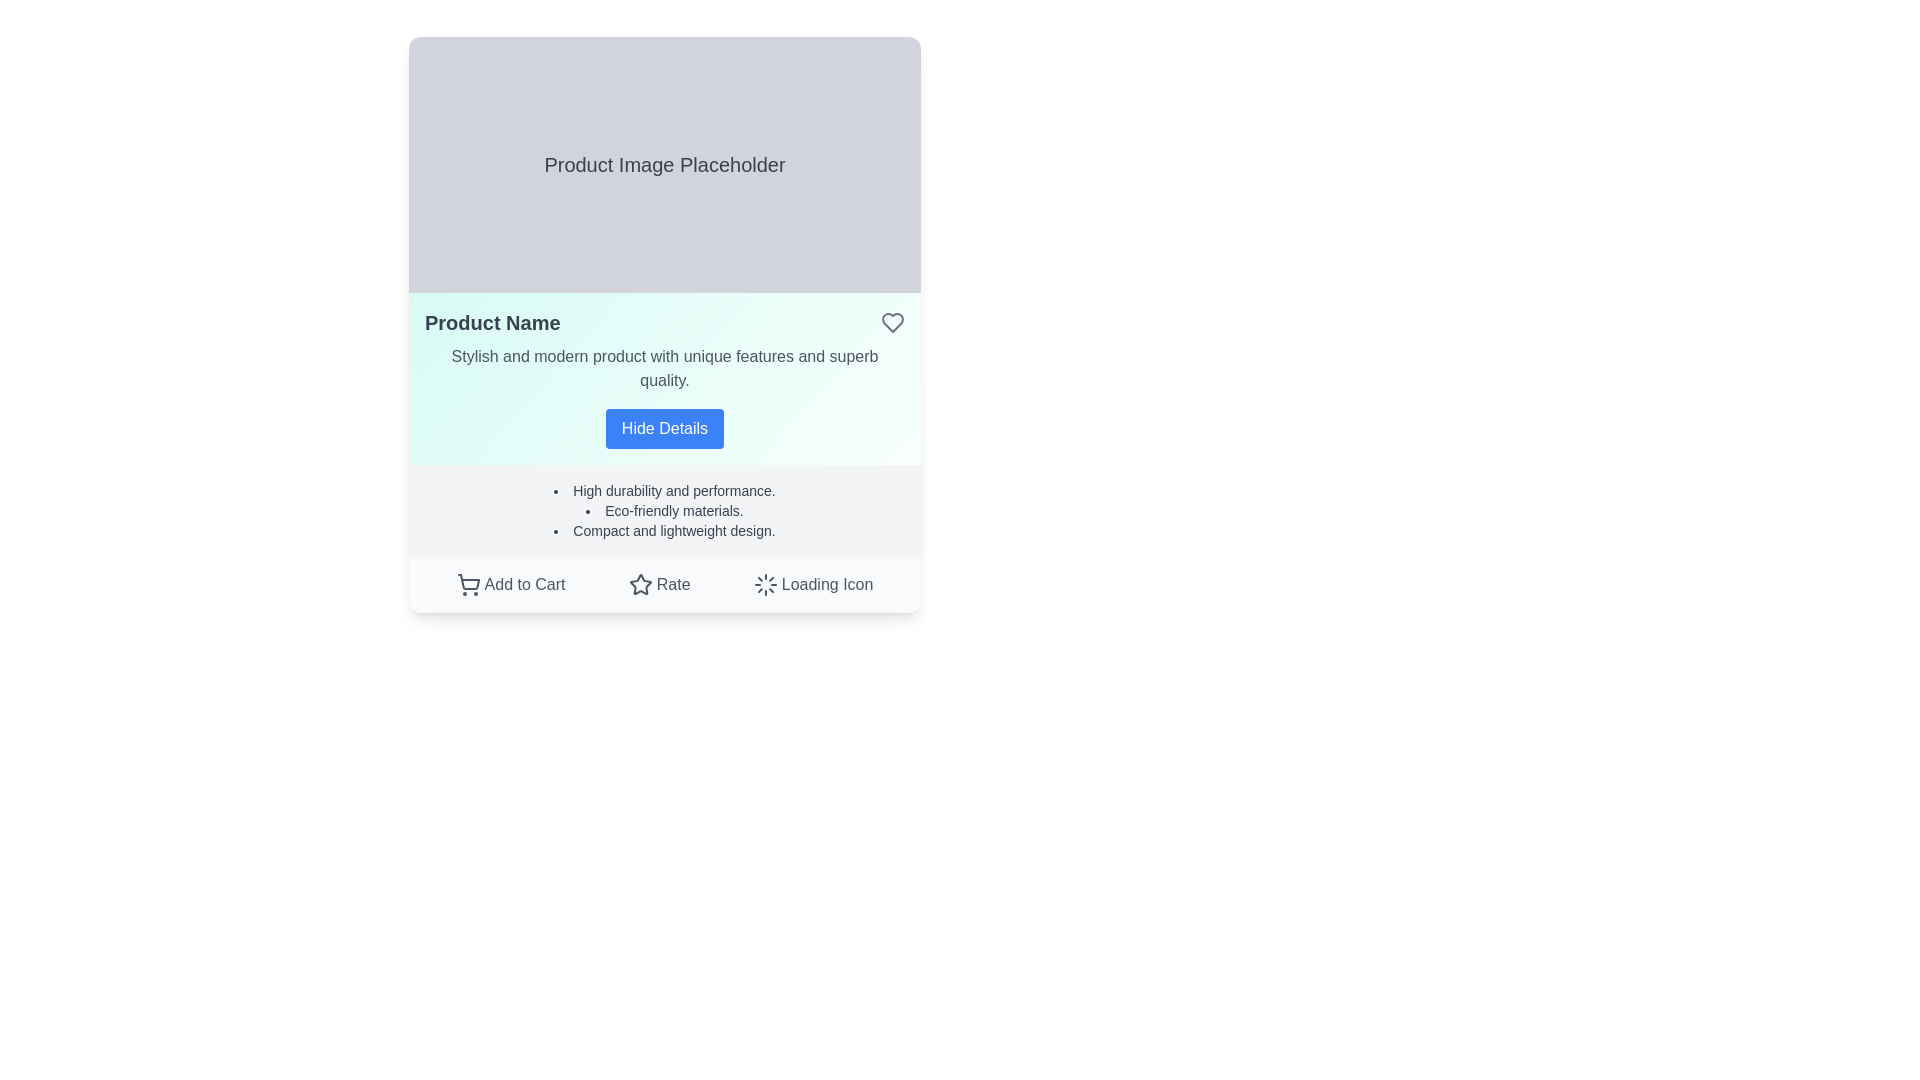  I want to click on the text label element reading 'Eco-friendly materials.' which is the second item in a vertical list of three points, so click(665, 509).